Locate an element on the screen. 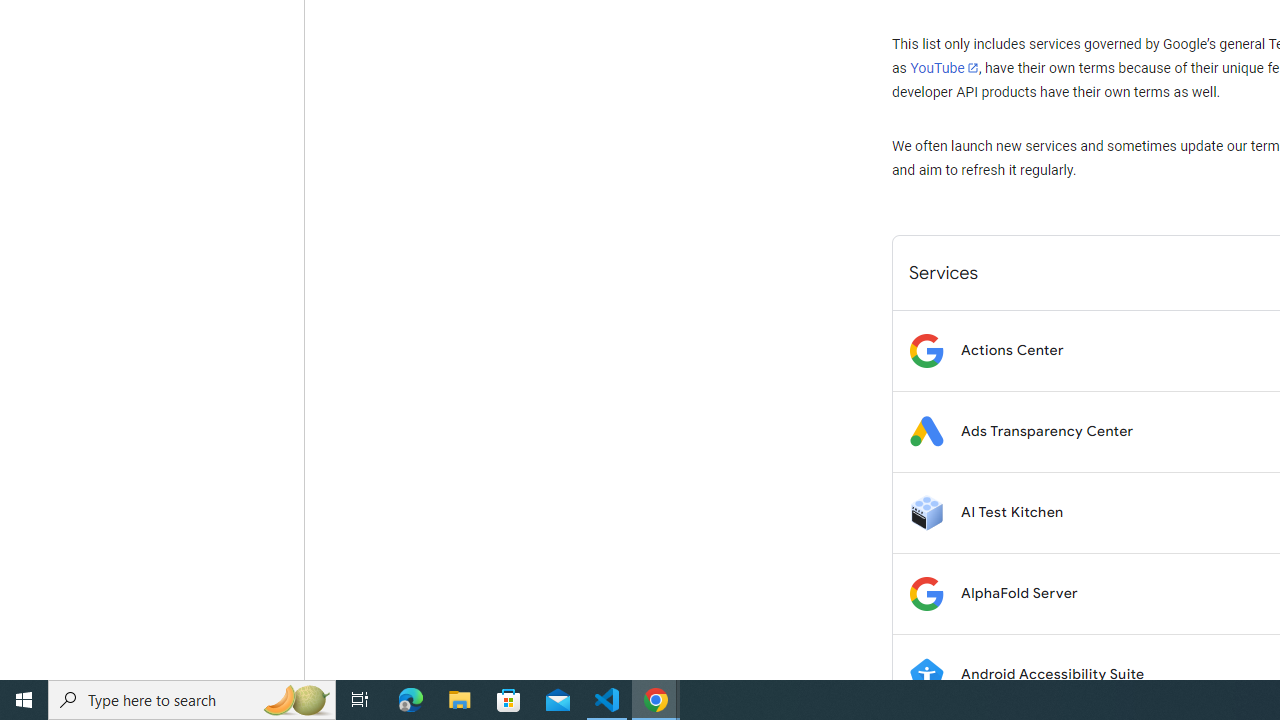 This screenshot has height=720, width=1280. 'Logo for AlphaFold Server' is located at coordinates (925, 592).